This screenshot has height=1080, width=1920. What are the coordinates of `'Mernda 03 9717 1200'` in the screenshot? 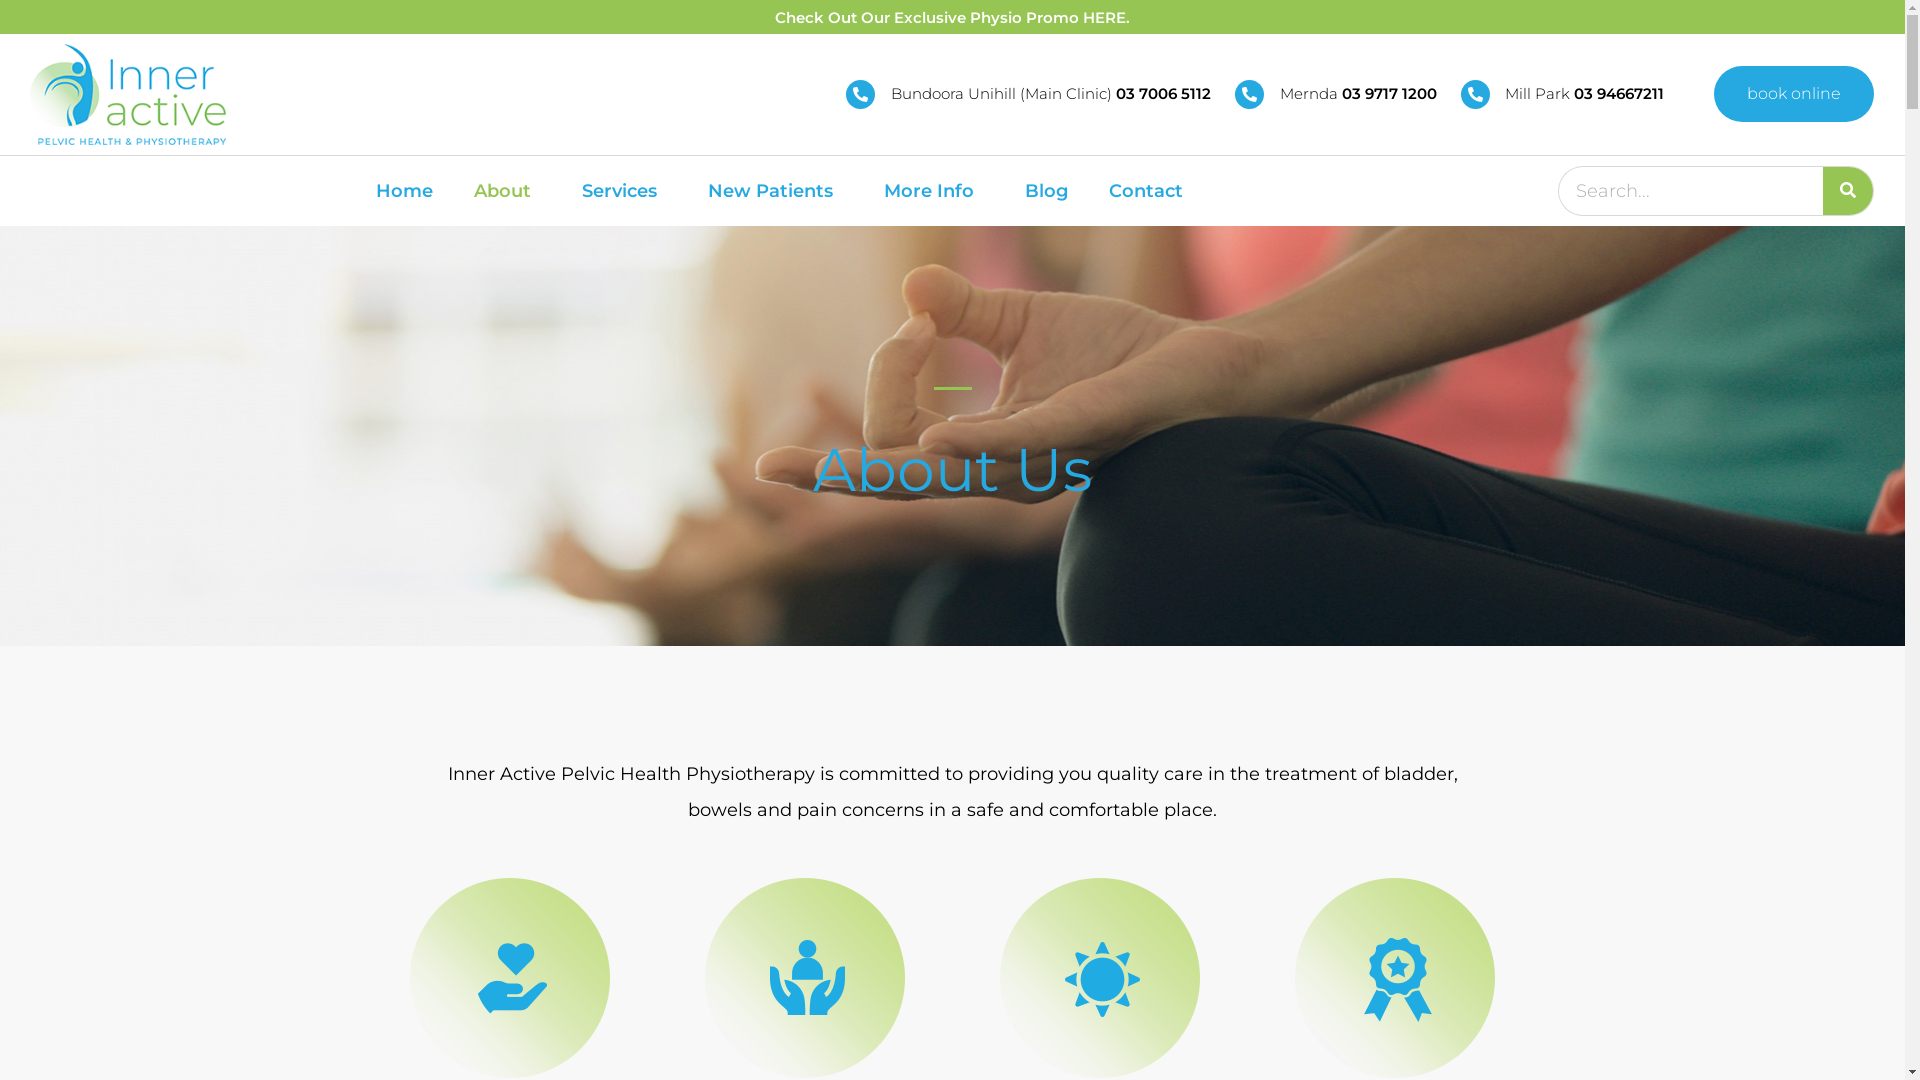 It's located at (1335, 94).